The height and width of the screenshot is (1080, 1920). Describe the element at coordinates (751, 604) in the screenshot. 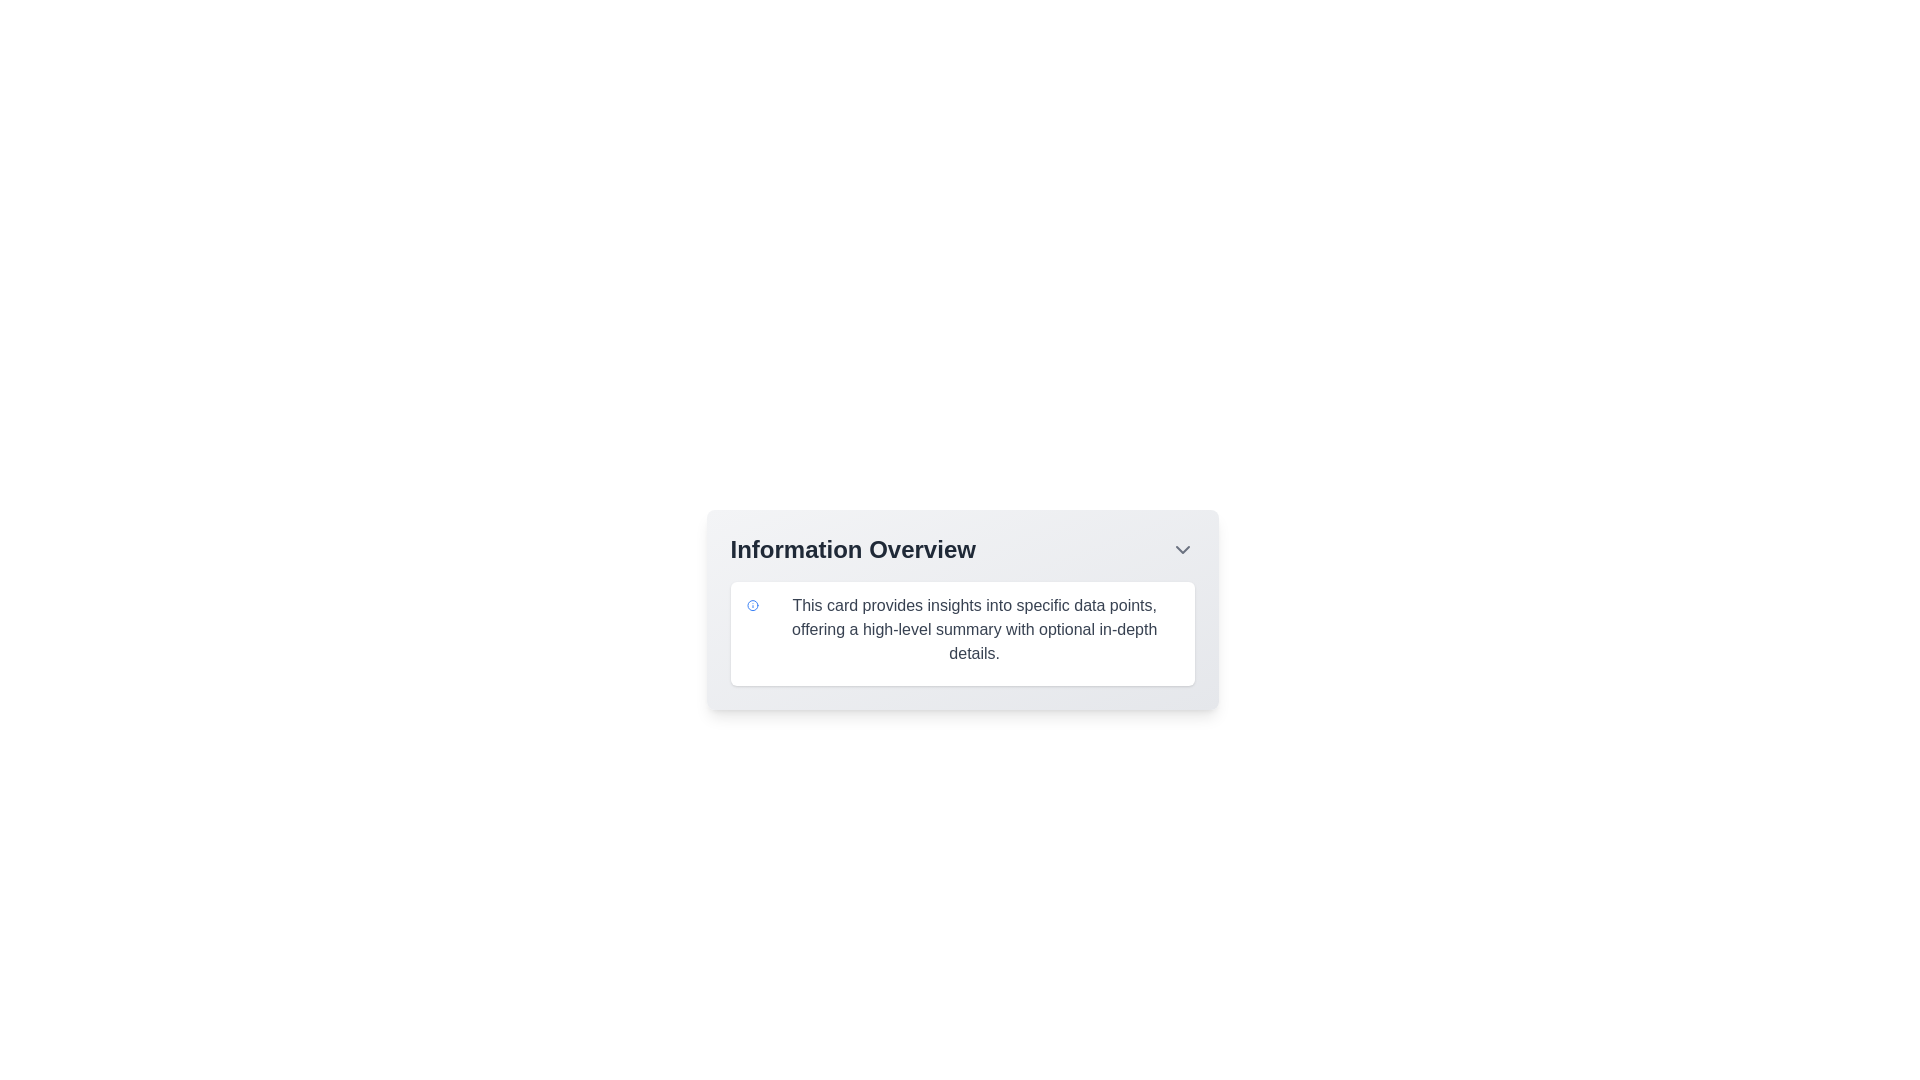

I see `the SVG circle element that is part of the blue-tinted info icon adjacent to a text block` at that location.